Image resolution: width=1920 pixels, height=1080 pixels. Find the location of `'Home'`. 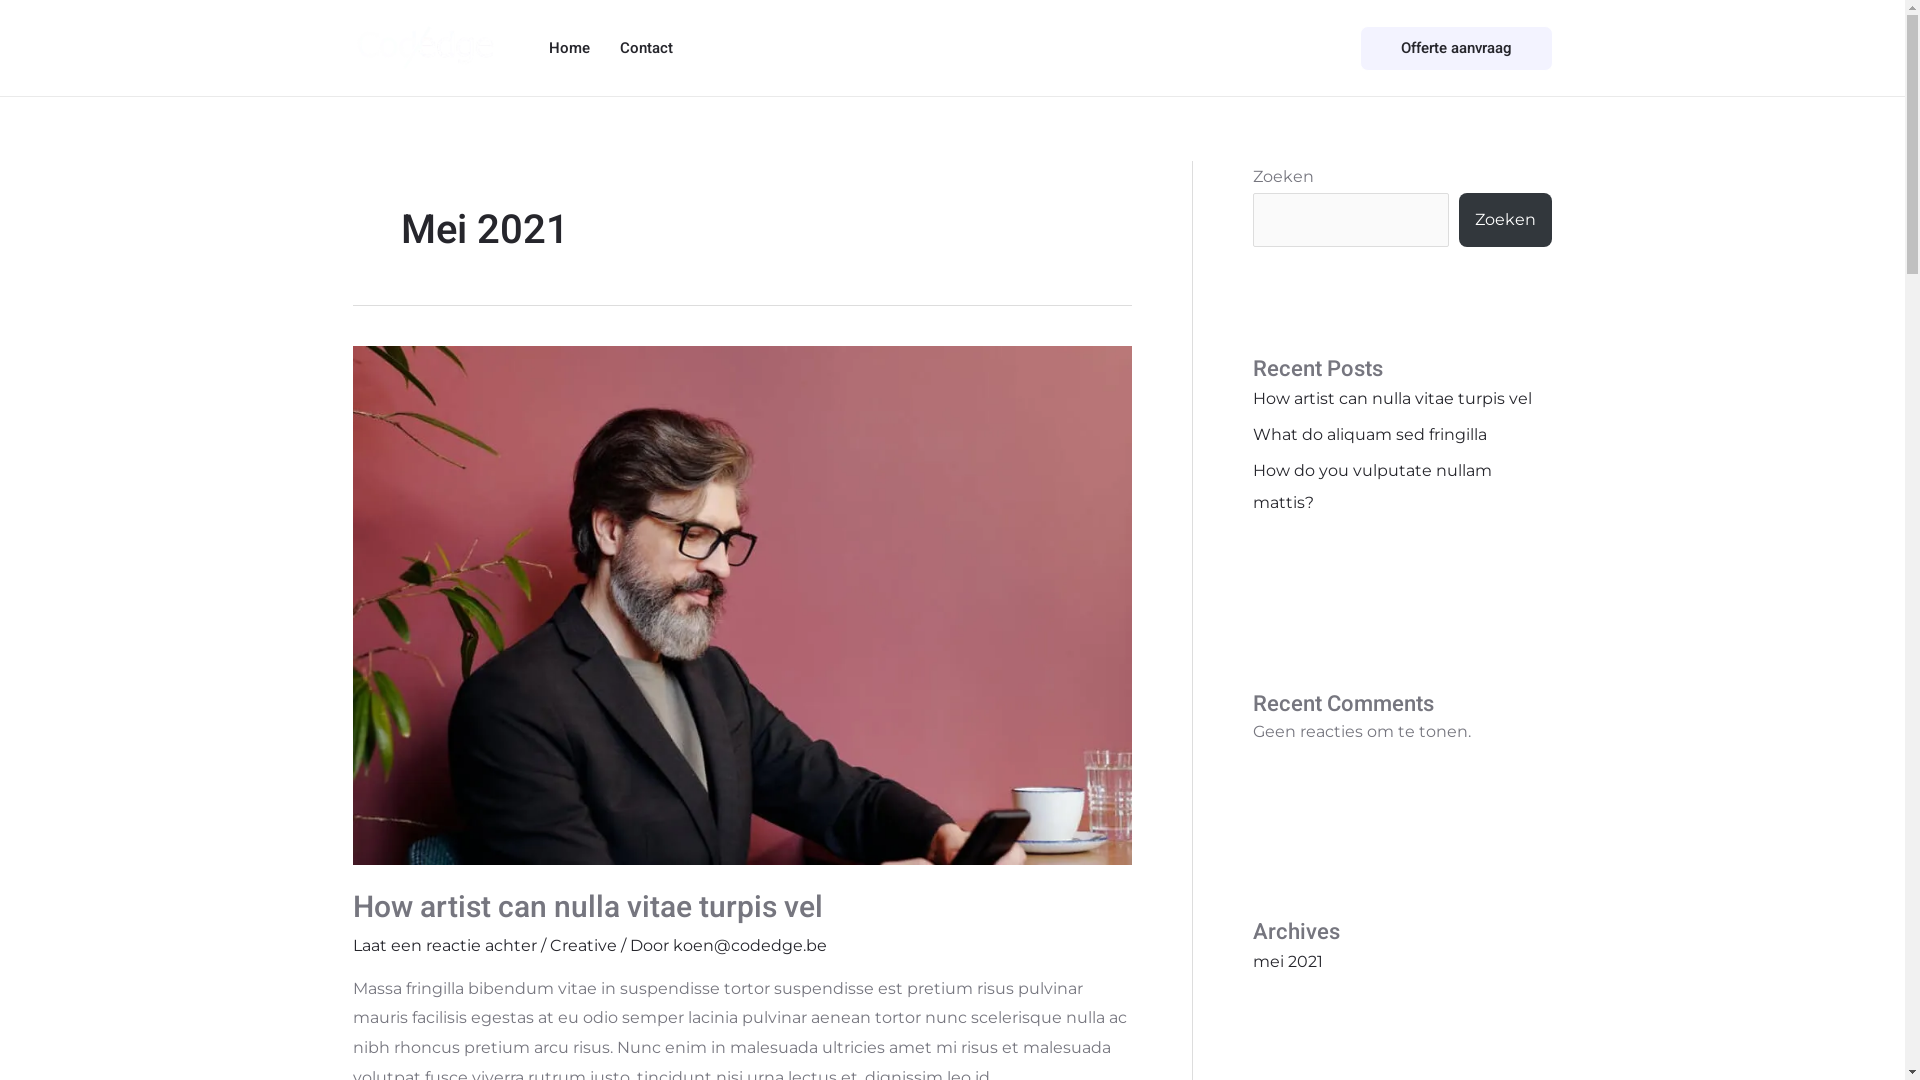

'Home' is located at coordinates (568, 46).